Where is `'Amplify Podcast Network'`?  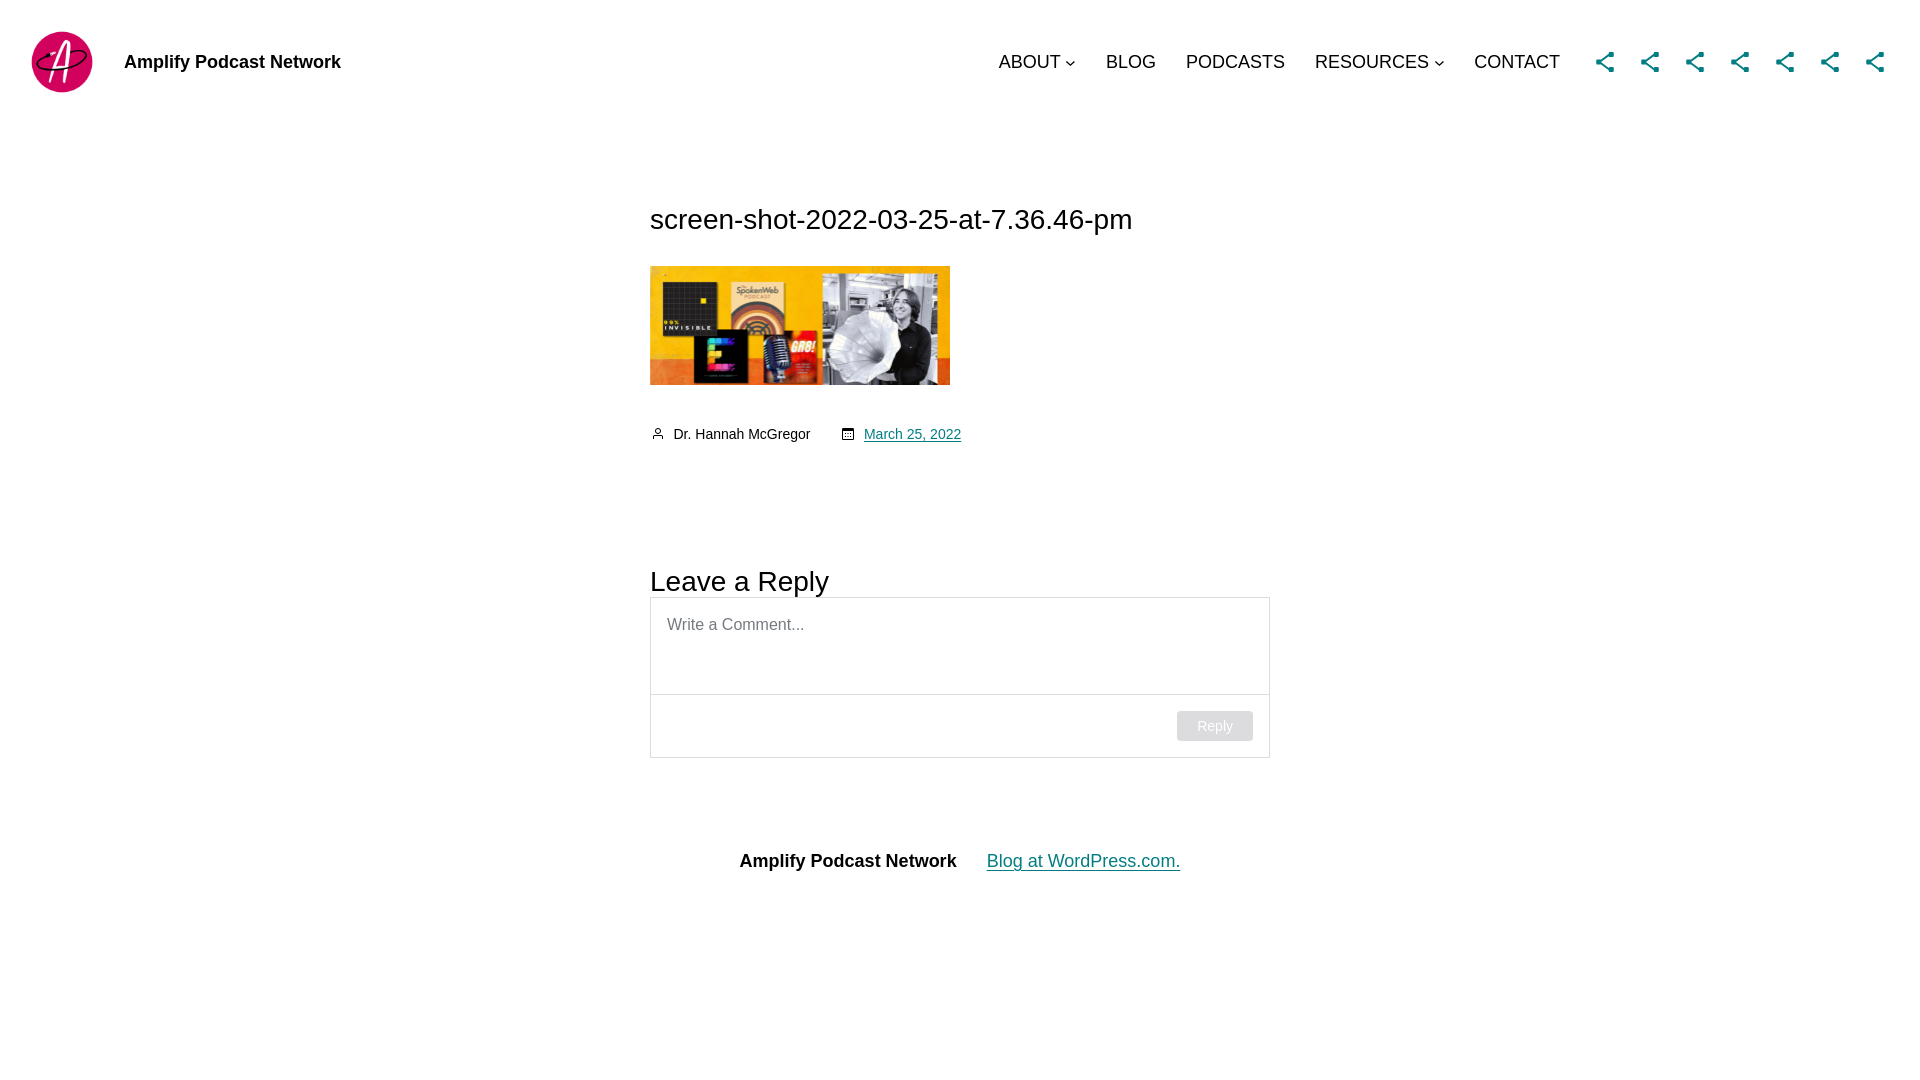 'Amplify Podcast Network' is located at coordinates (232, 60).